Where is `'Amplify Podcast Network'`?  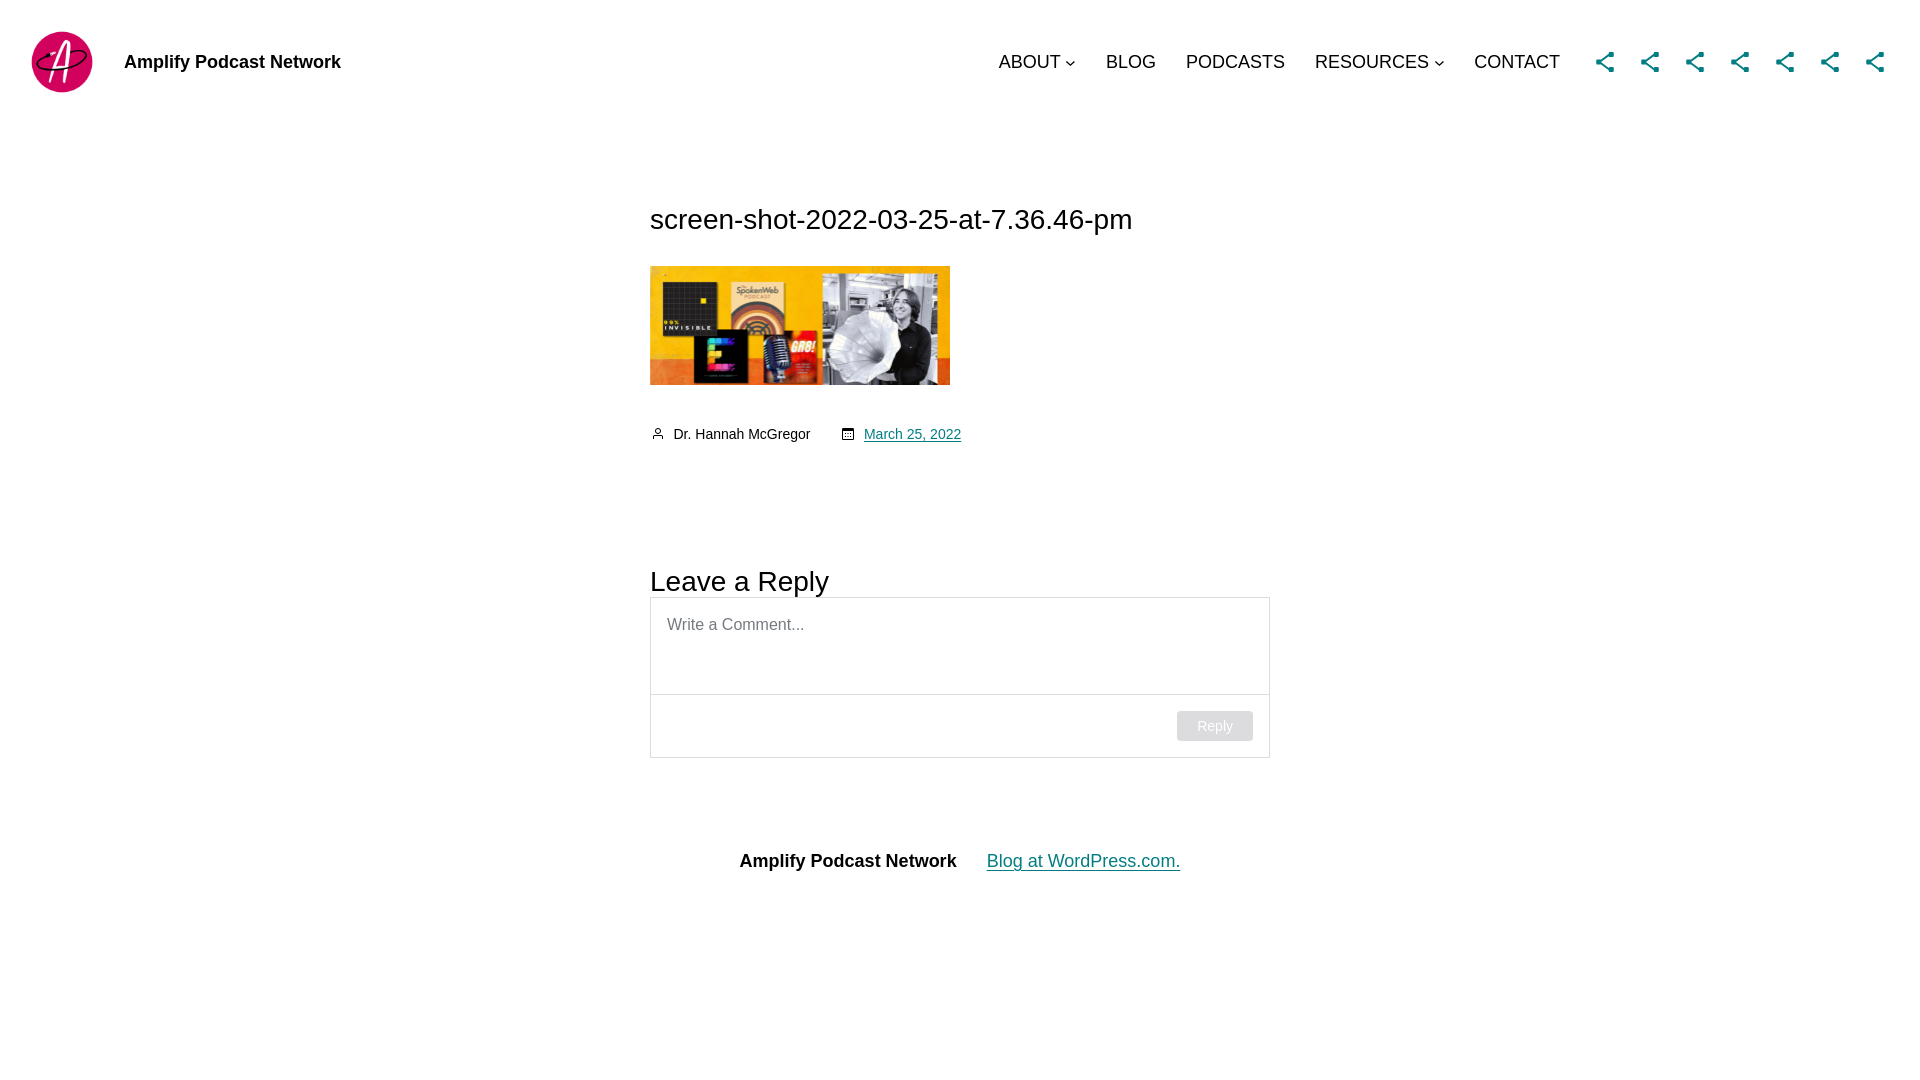 'Amplify Podcast Network' is located at coordinates (232, 60).